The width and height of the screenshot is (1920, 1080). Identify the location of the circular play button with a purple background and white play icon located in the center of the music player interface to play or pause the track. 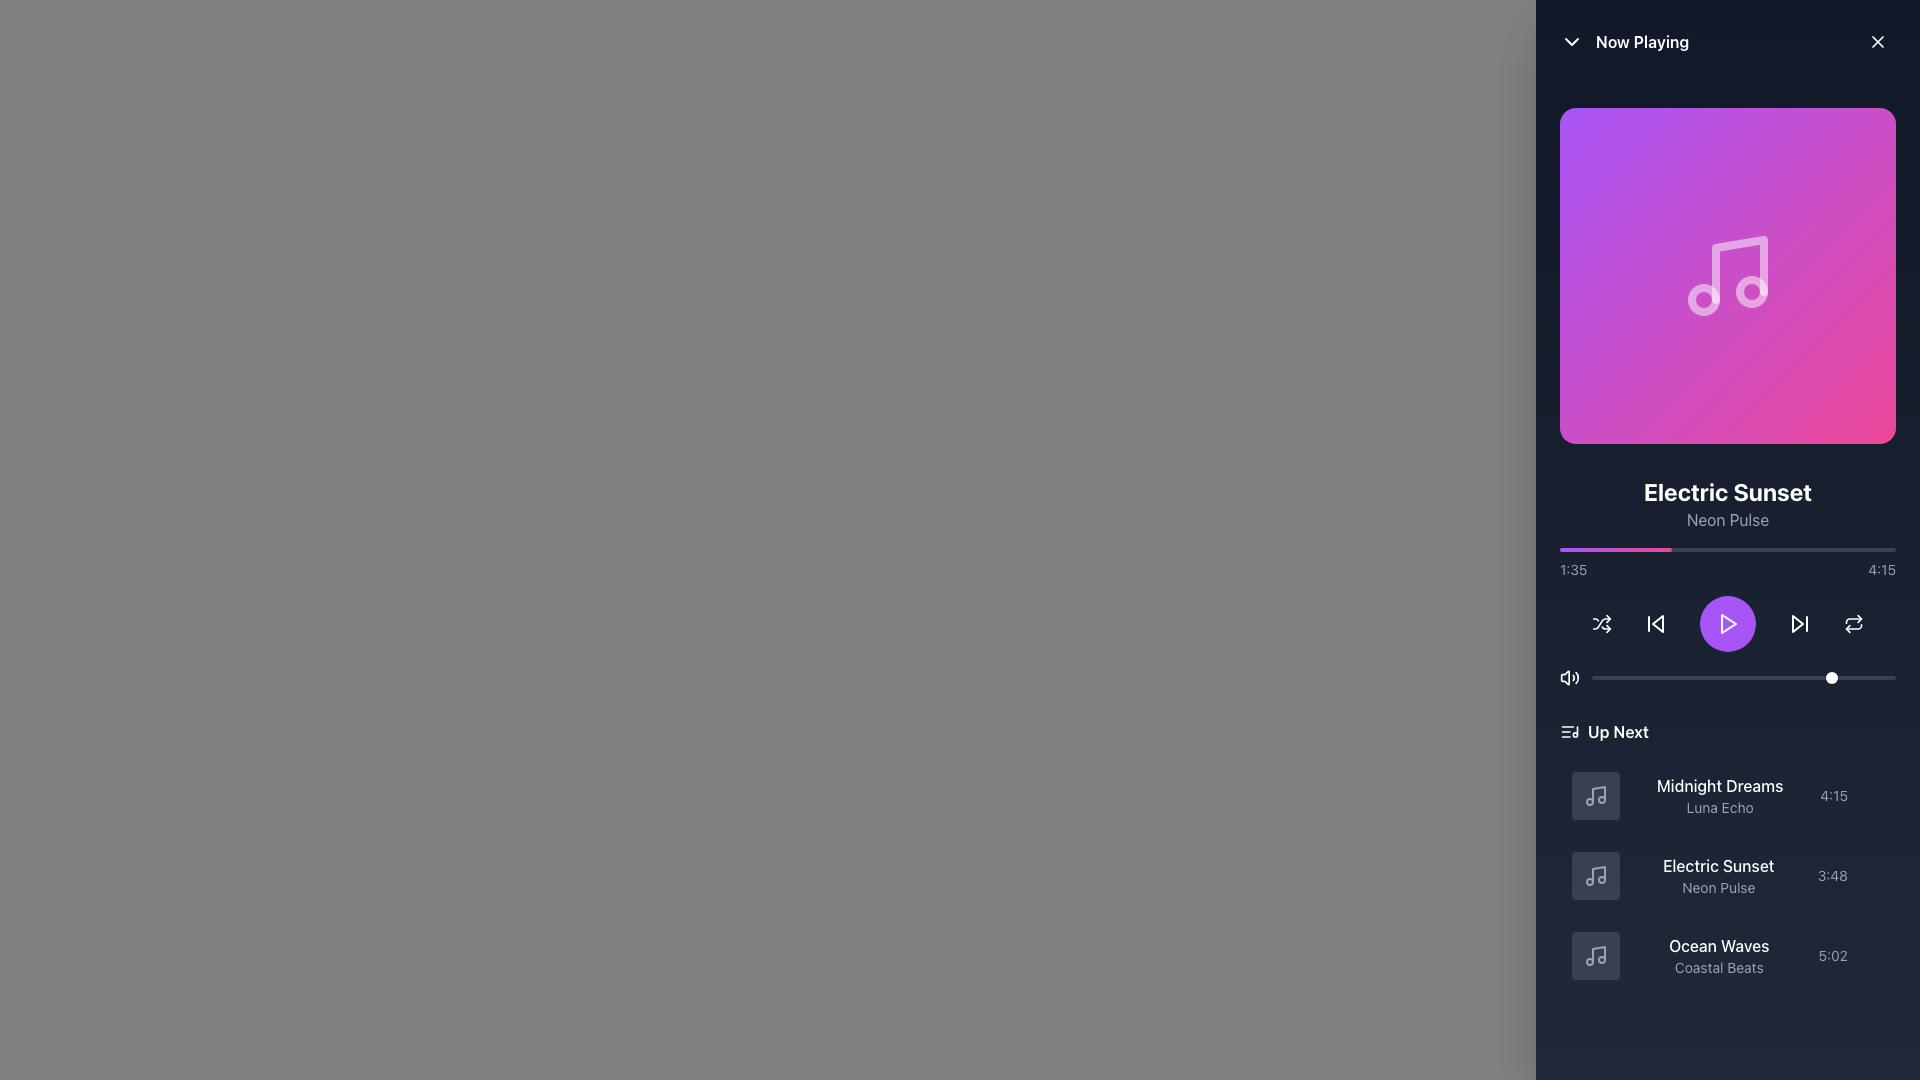
(1727, 623).